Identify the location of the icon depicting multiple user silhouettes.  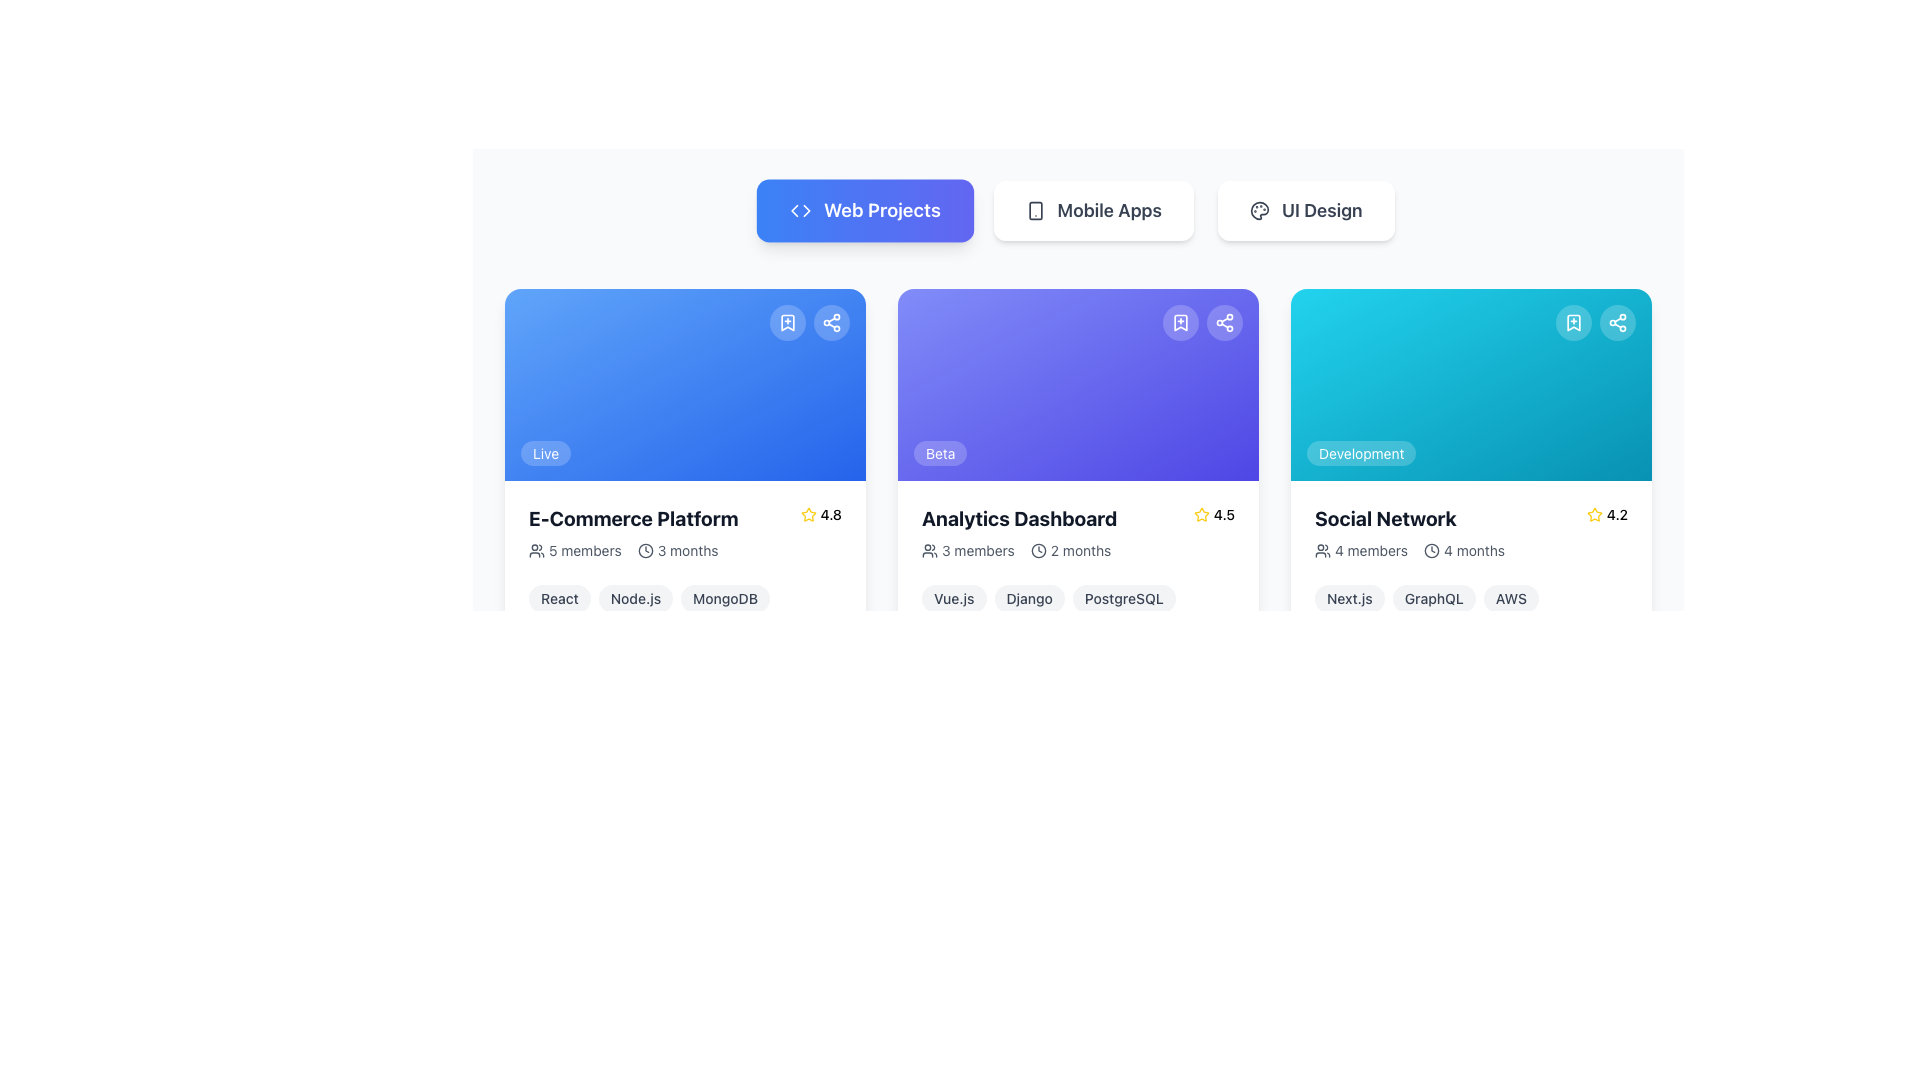
(537, 551).